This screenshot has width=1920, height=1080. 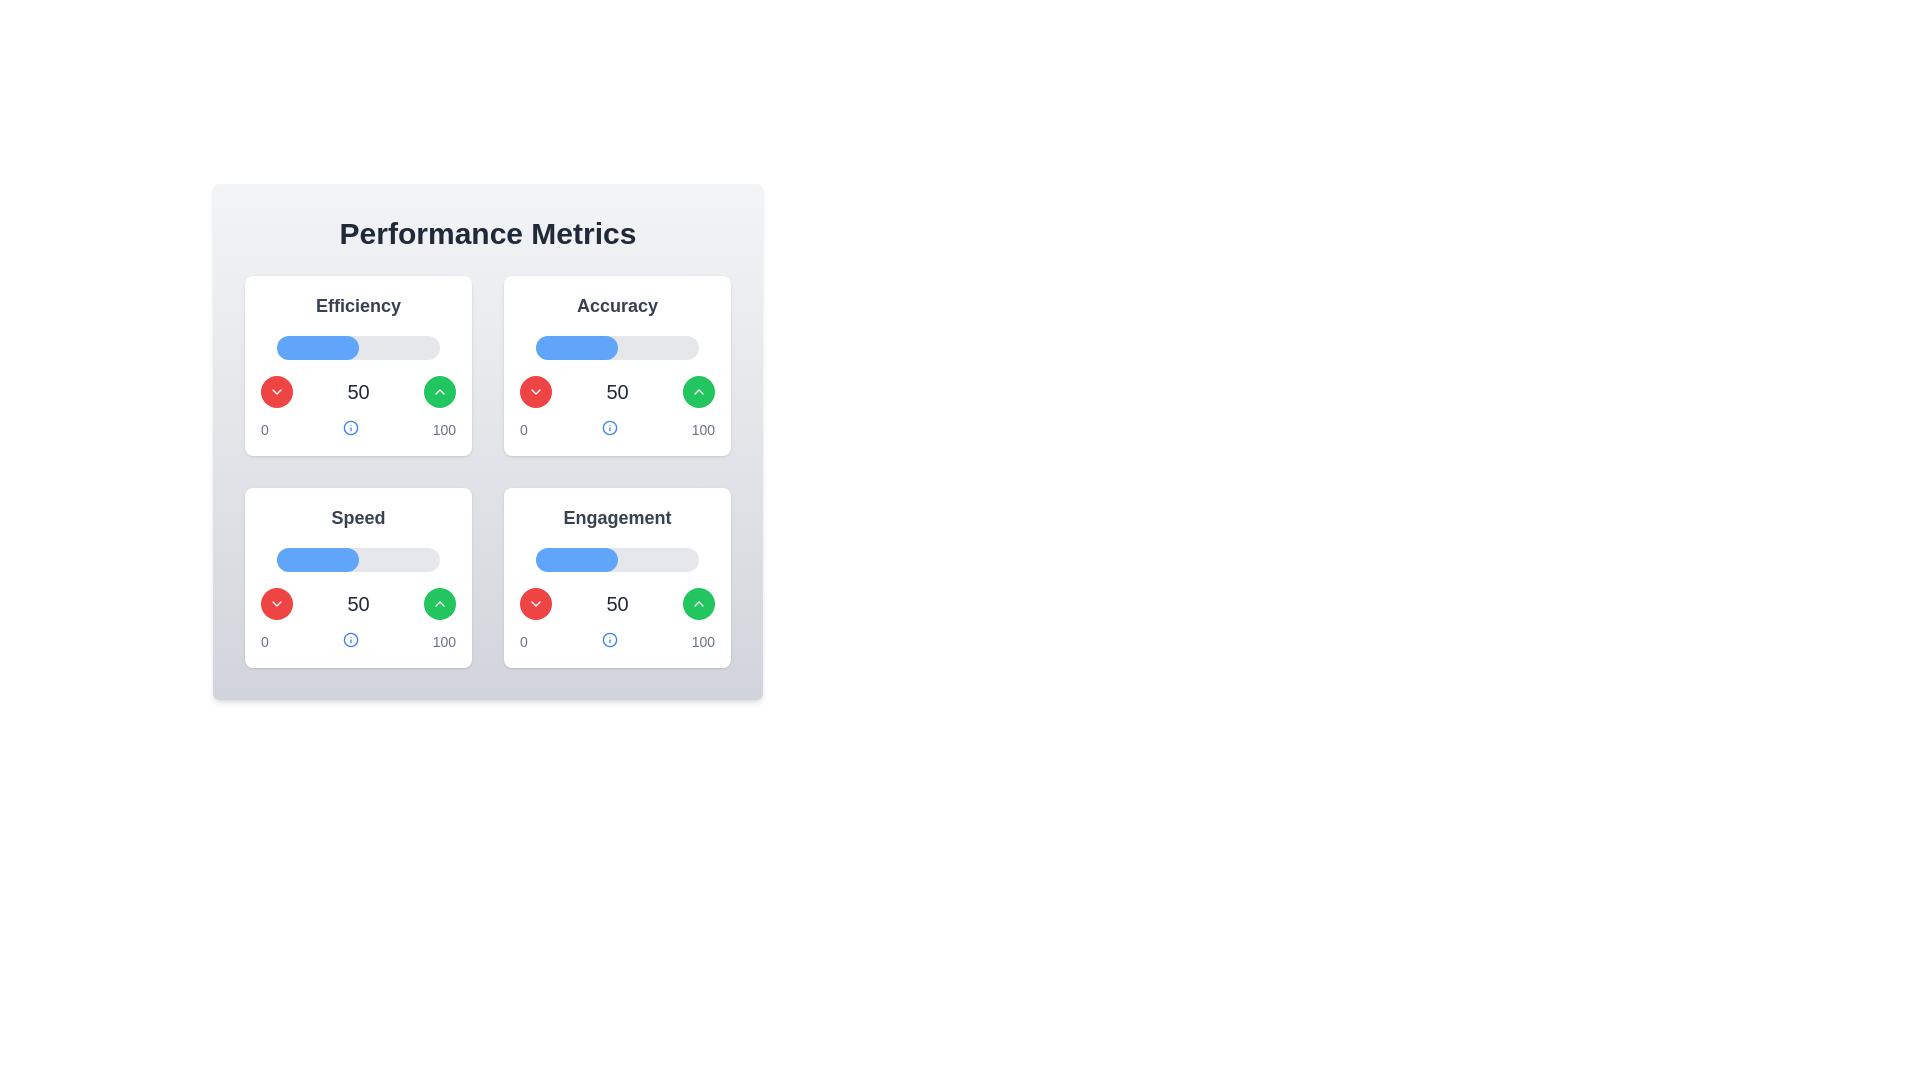 What do you see at coordinates (350, 427) in the screenshot?
I see `the circular blue outlined icon located in the 'Efficiency' card, positioned near the number '50' in the Performance Metrics section` at bounding box center [350, 427].